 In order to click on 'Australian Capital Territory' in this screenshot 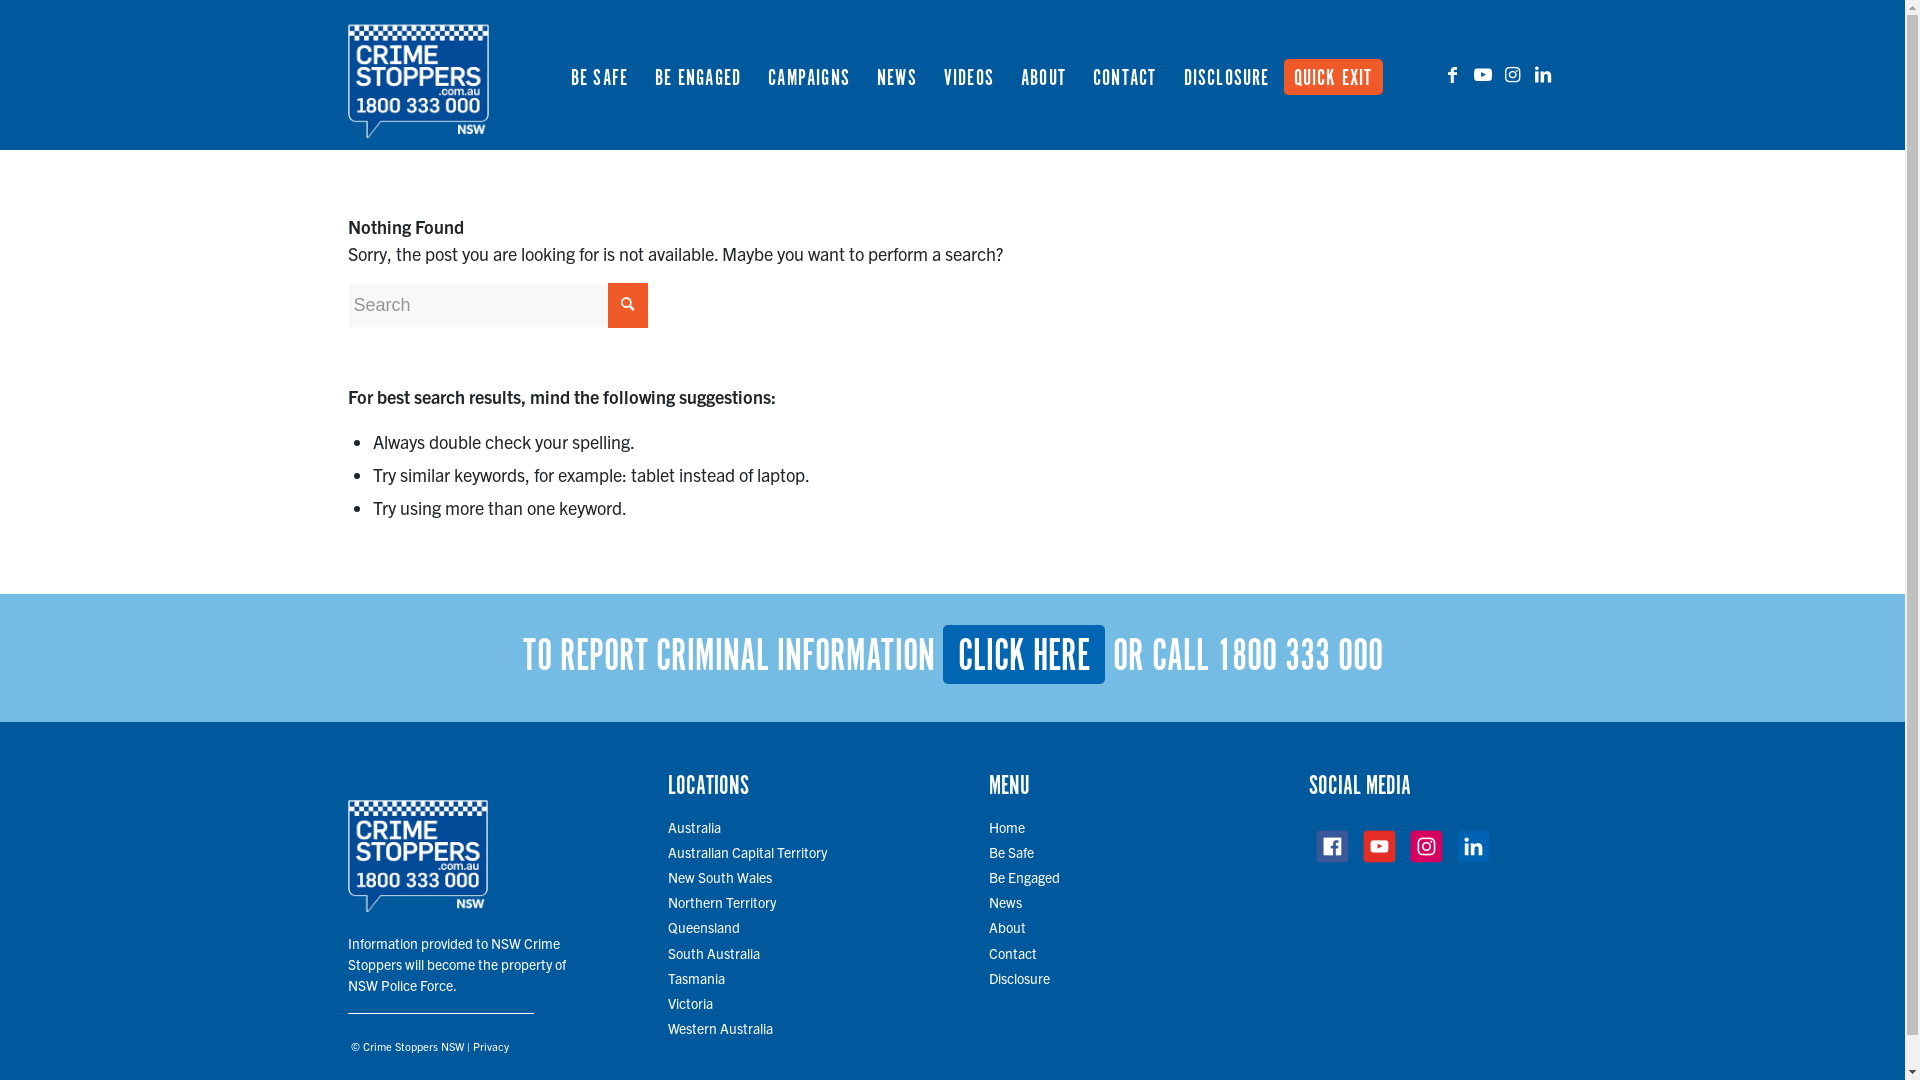, I will do `click(667, 852)`.